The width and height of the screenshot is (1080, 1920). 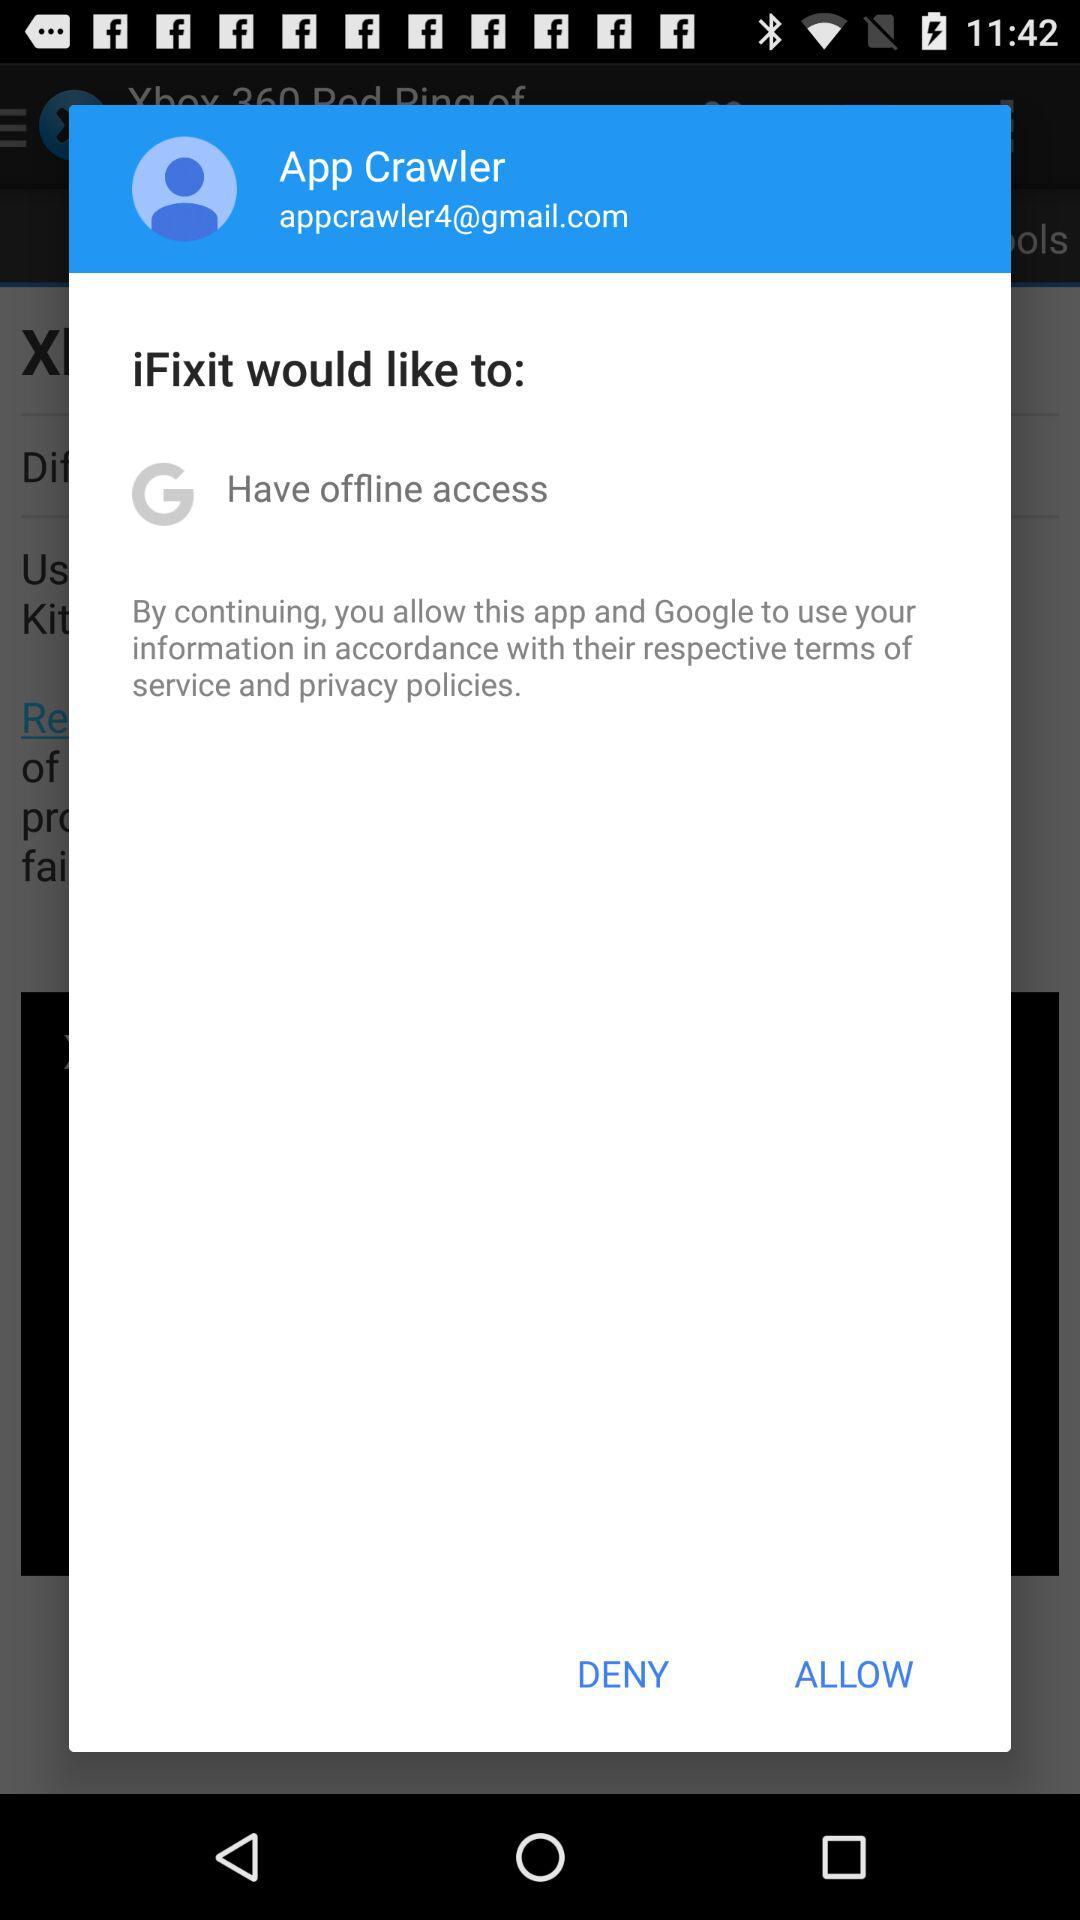 I want to click on the item above the ifixit would like item, so click(x=454, y=214).